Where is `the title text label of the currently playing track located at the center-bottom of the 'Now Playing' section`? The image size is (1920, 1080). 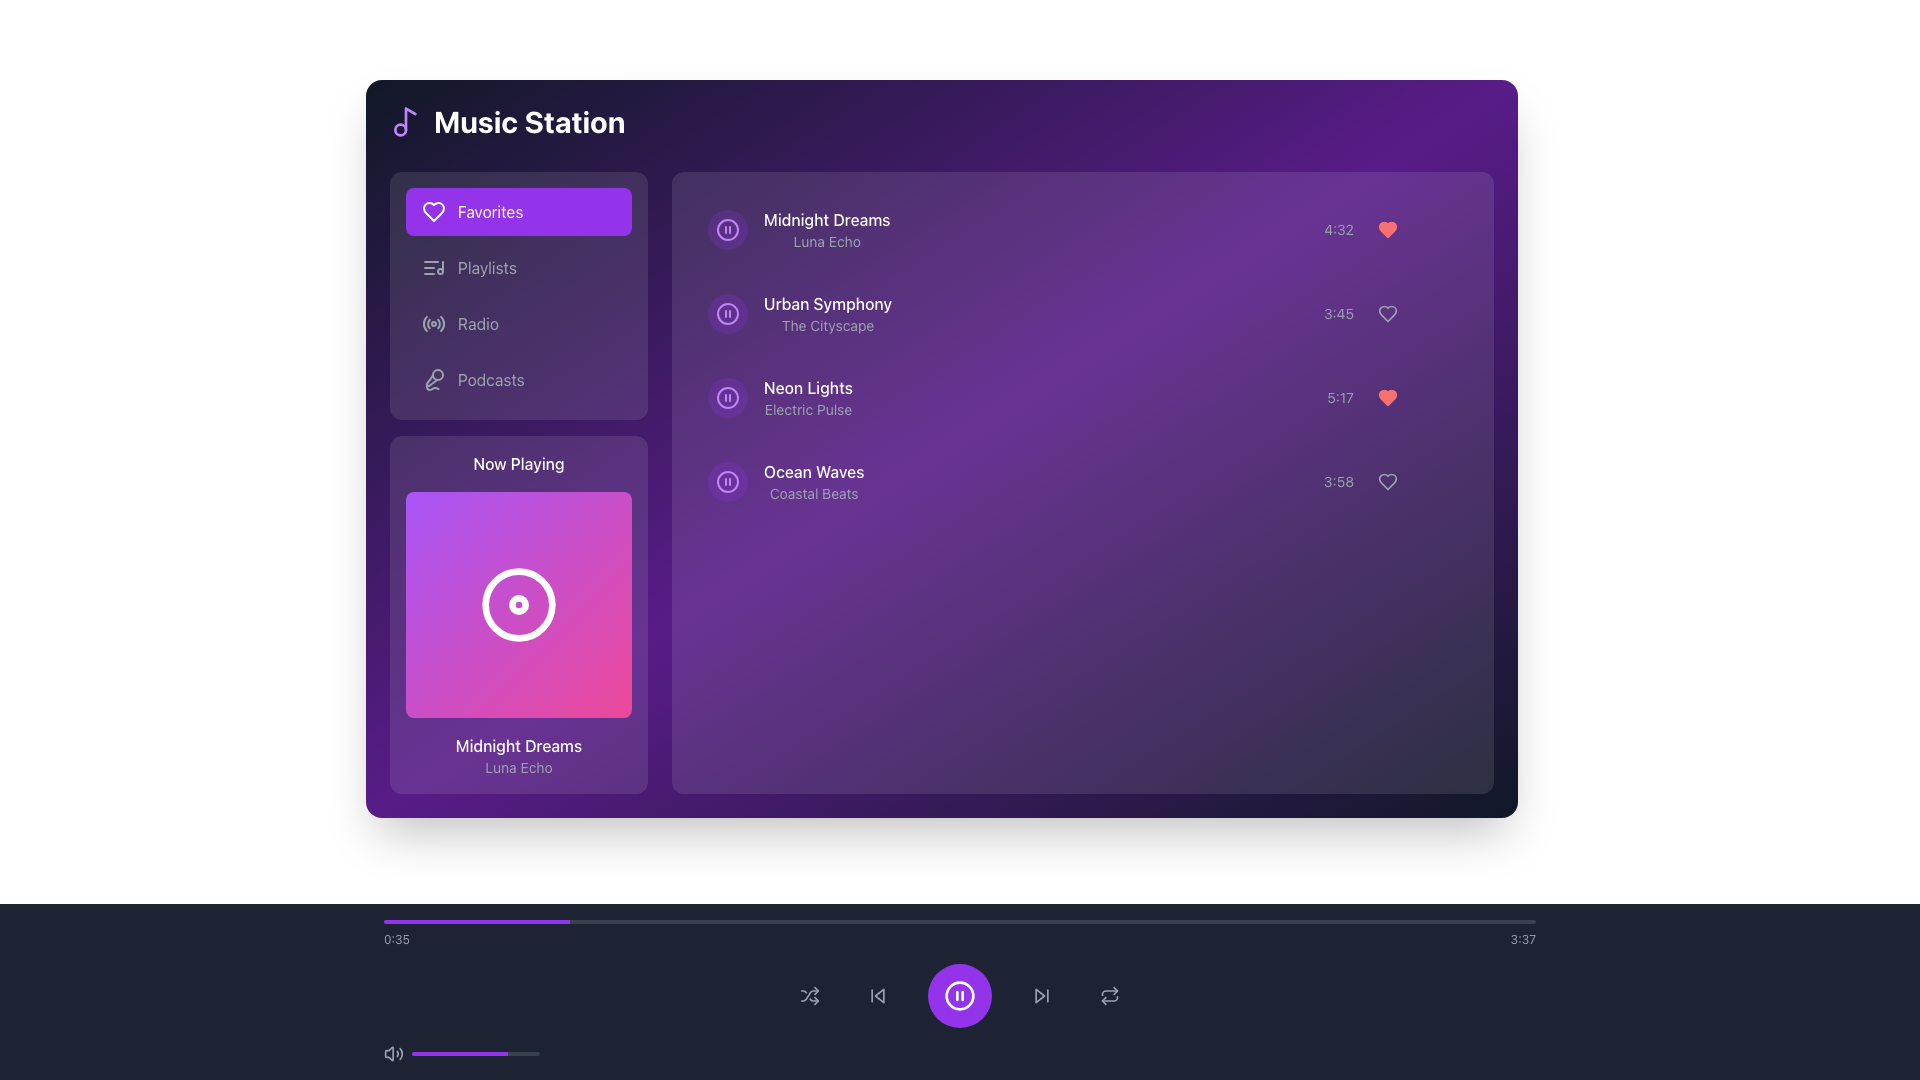
the title text label of the currently playing track located at the center-bottom of the 'Now Playing' section is located at coordinates (518, 745).